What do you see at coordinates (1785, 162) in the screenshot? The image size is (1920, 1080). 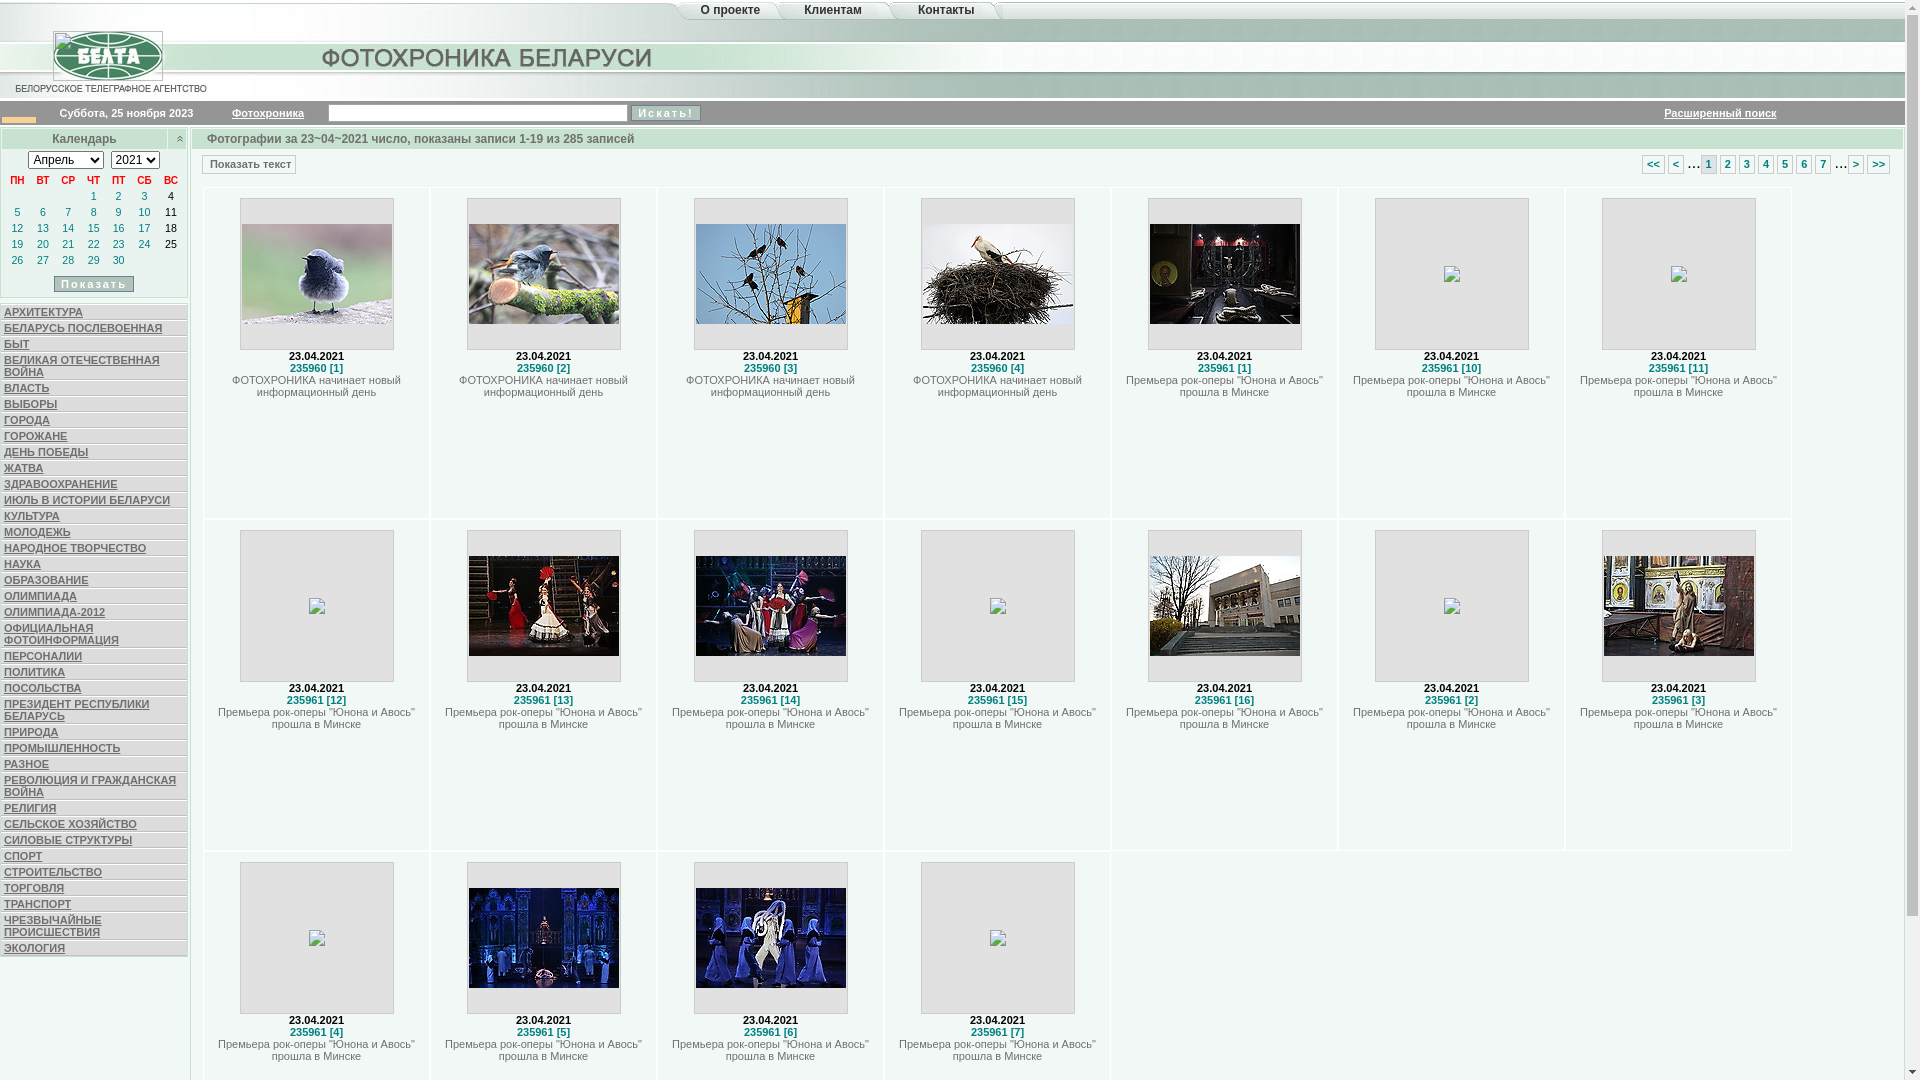 I see `'5'` at bounding box center [1785, 162].